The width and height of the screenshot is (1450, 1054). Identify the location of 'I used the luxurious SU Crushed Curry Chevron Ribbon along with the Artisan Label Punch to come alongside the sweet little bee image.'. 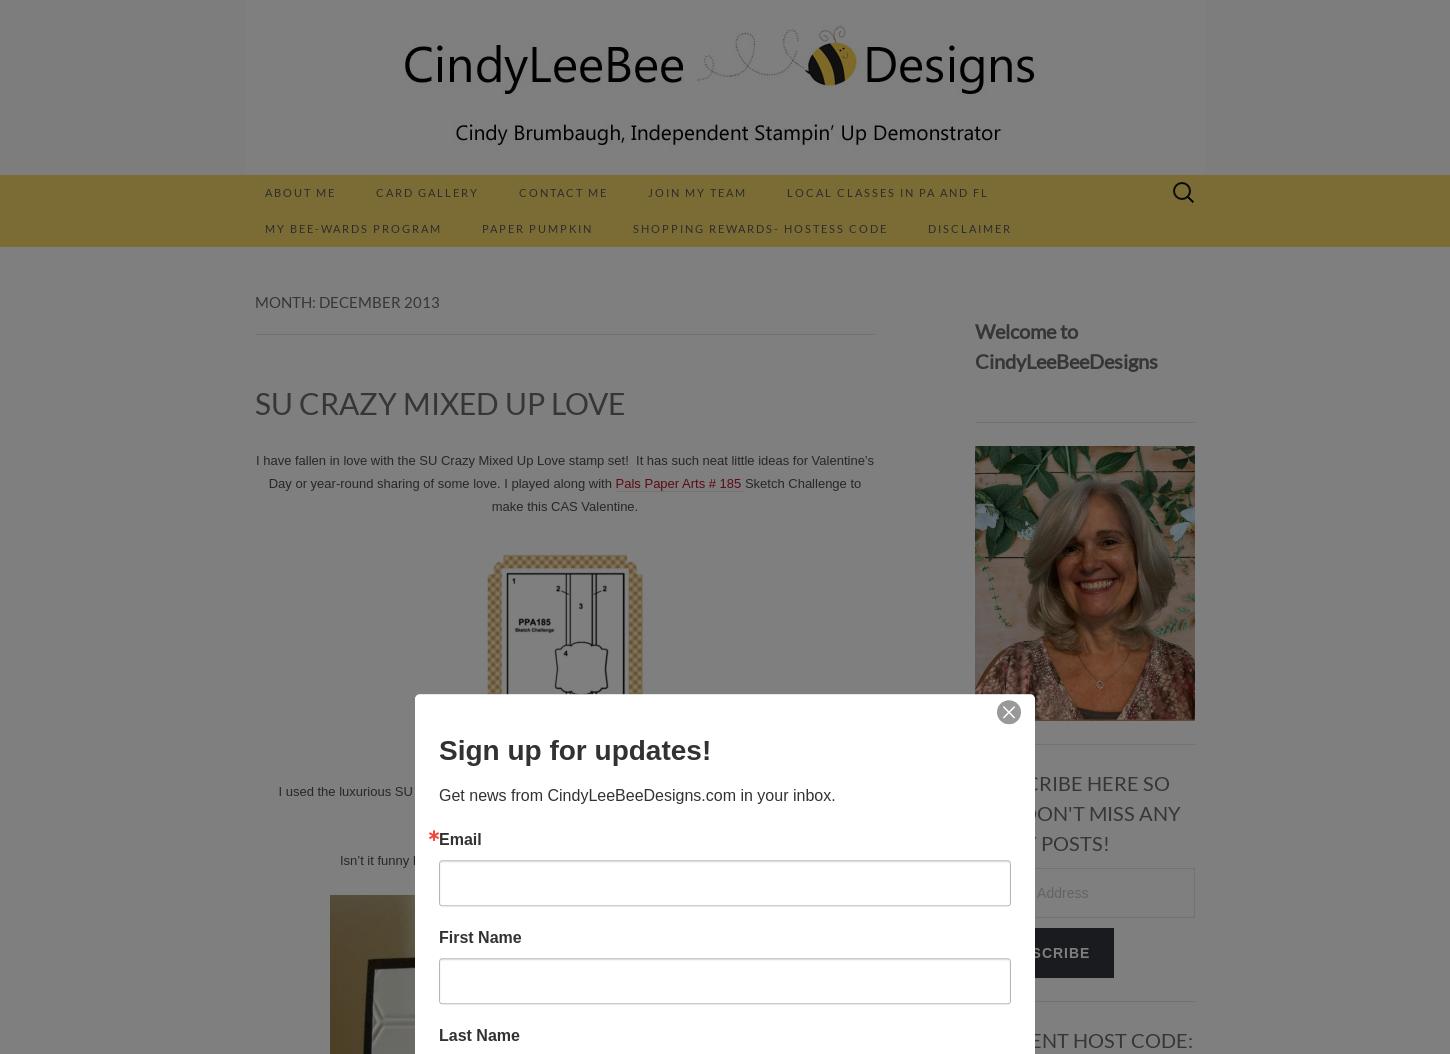
(277, 802).